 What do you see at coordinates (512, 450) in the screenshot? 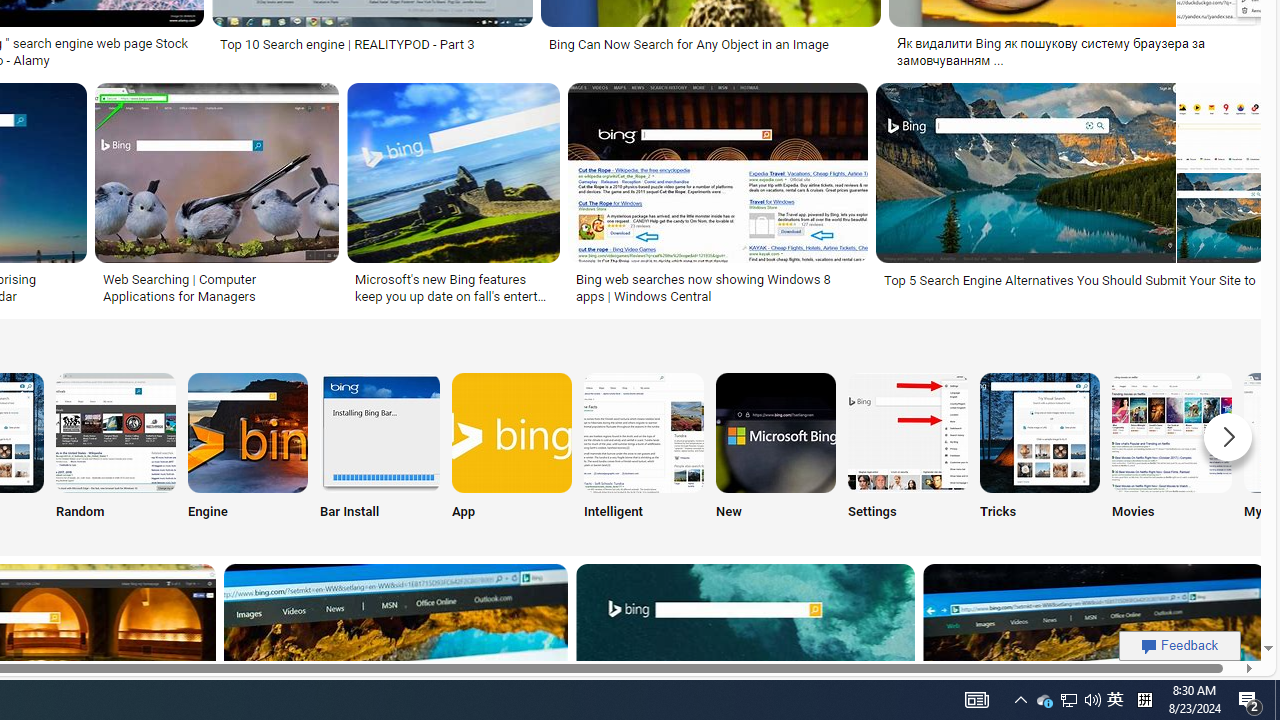
I see `'Bing Search App App'` at bounding box center [512, 450].